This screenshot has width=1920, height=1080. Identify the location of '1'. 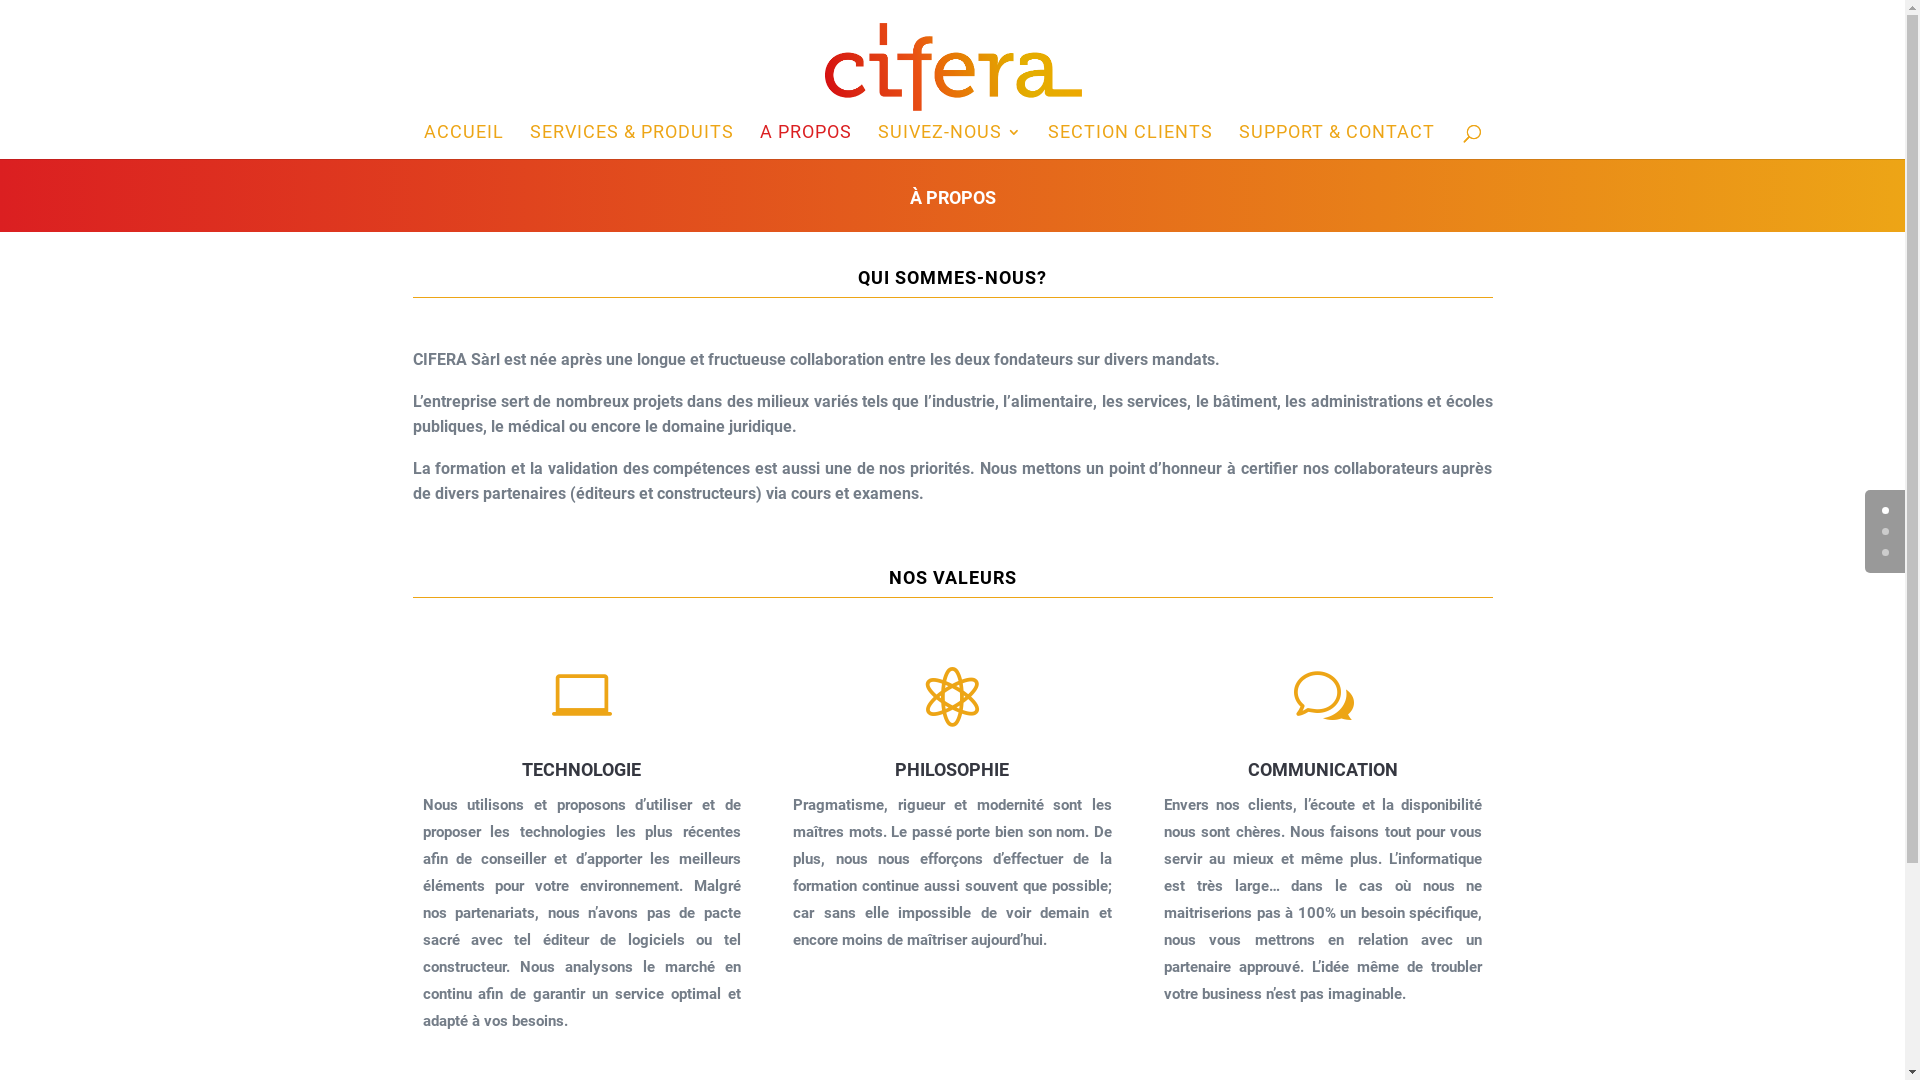
(1884, 530).